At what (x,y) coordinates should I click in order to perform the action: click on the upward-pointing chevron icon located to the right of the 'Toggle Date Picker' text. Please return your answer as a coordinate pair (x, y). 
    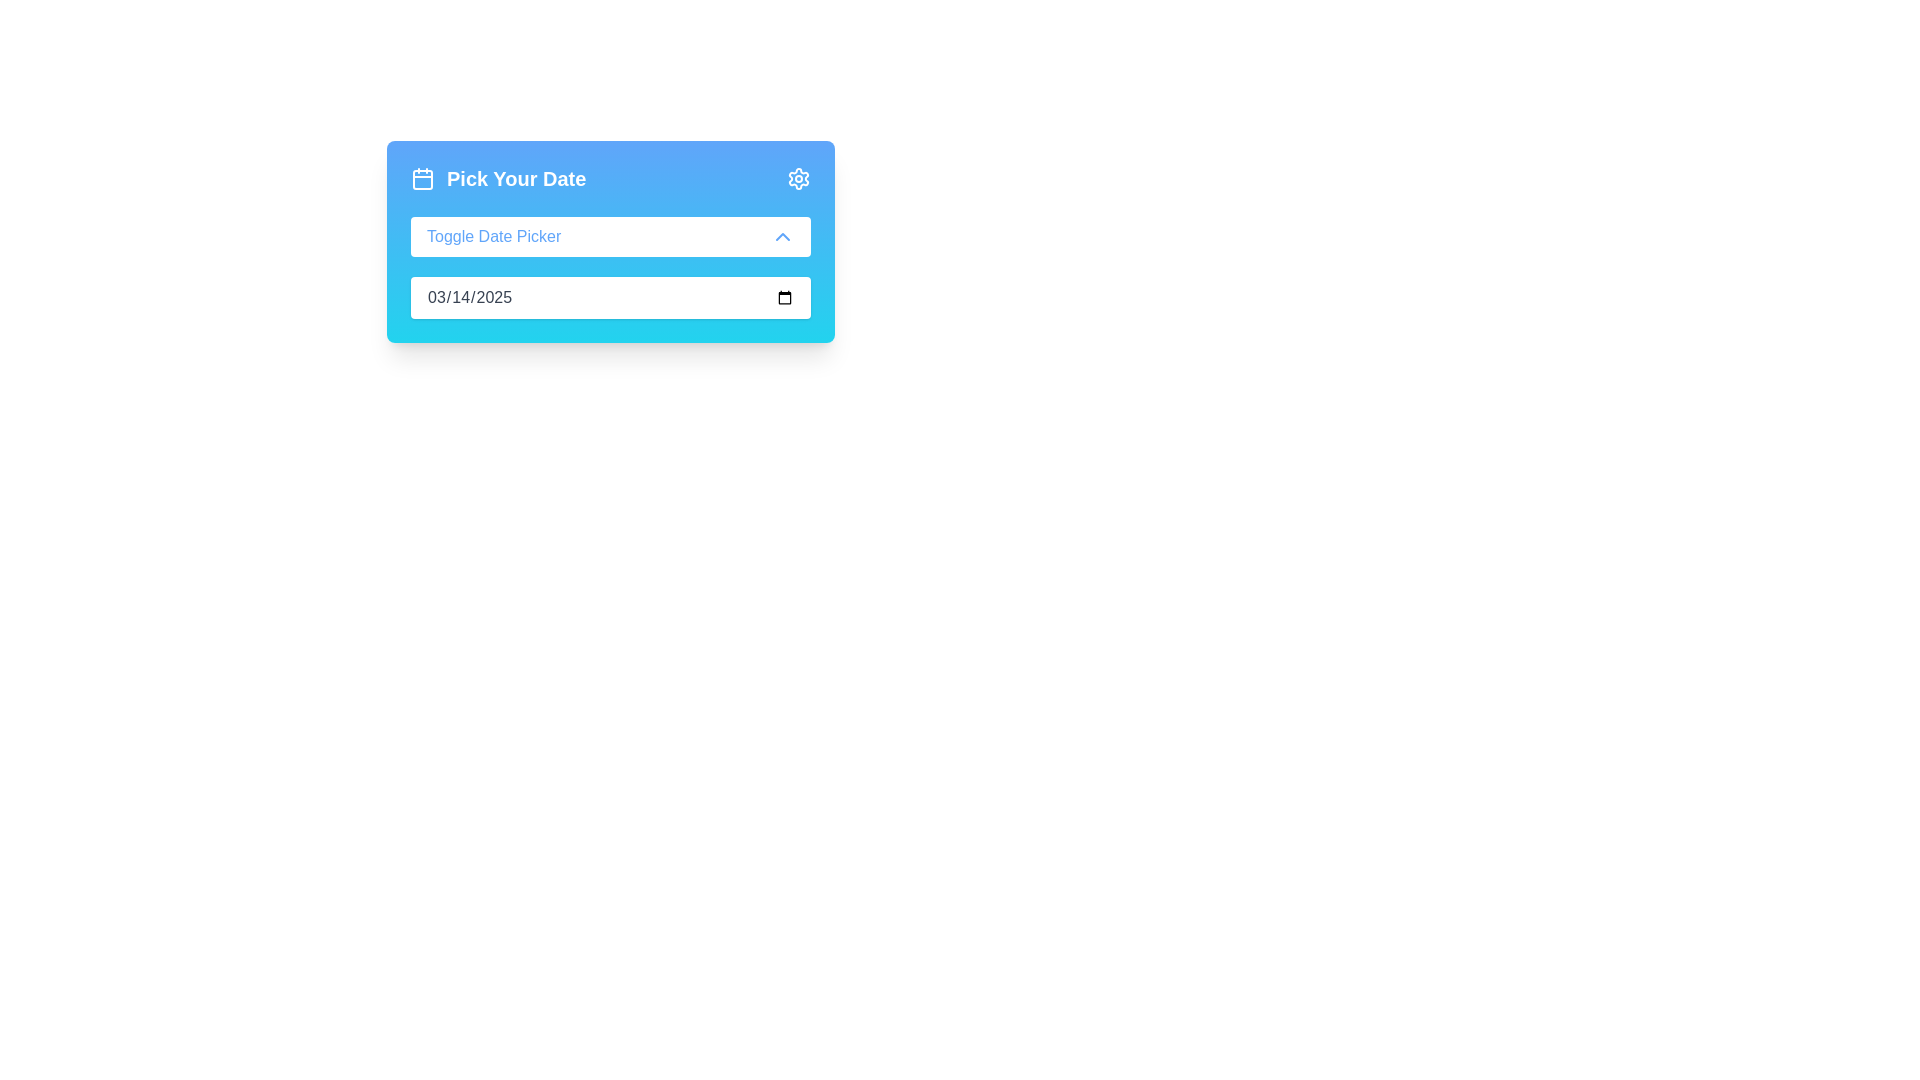
    Looking at the image, I should click on (781, 235).